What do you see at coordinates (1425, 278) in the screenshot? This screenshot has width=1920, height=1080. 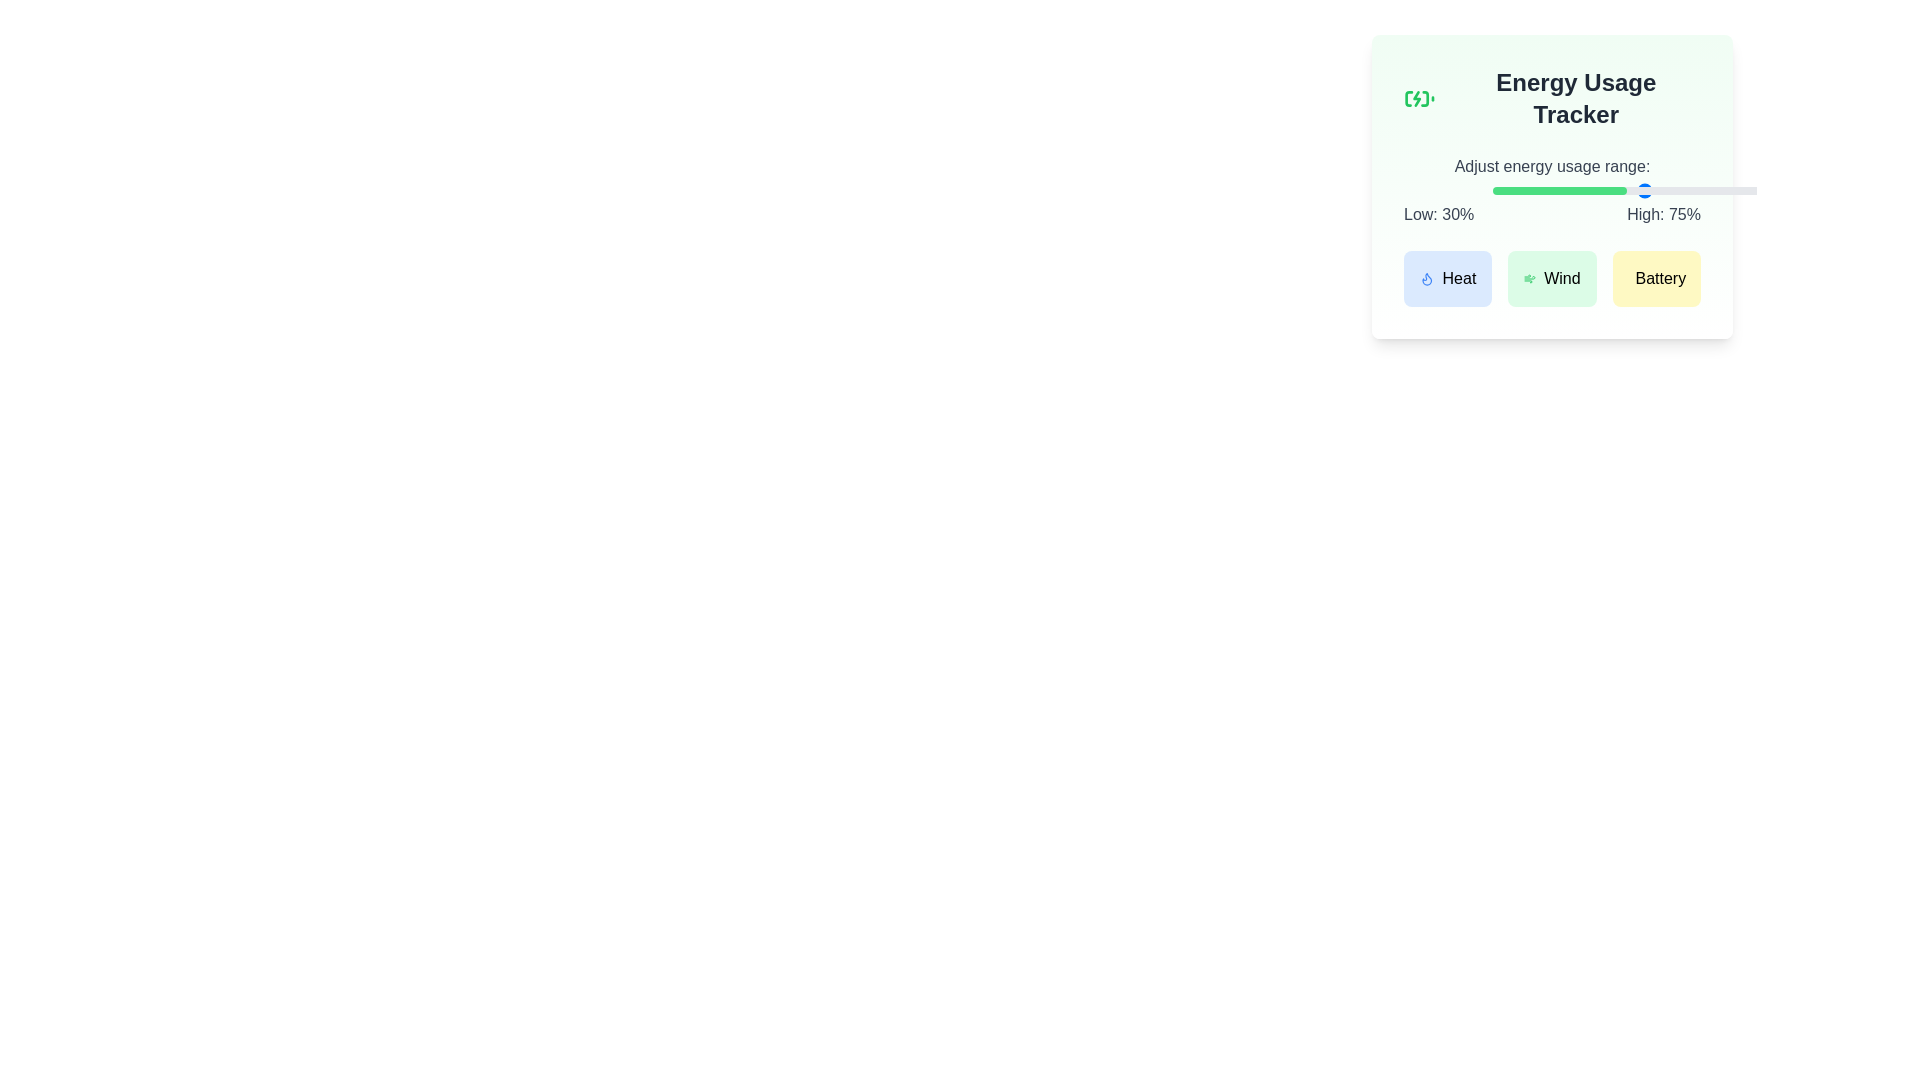 I see `the flame icon button with a light blue background and the text 'Heat'` at bounding box center [1425, 278].